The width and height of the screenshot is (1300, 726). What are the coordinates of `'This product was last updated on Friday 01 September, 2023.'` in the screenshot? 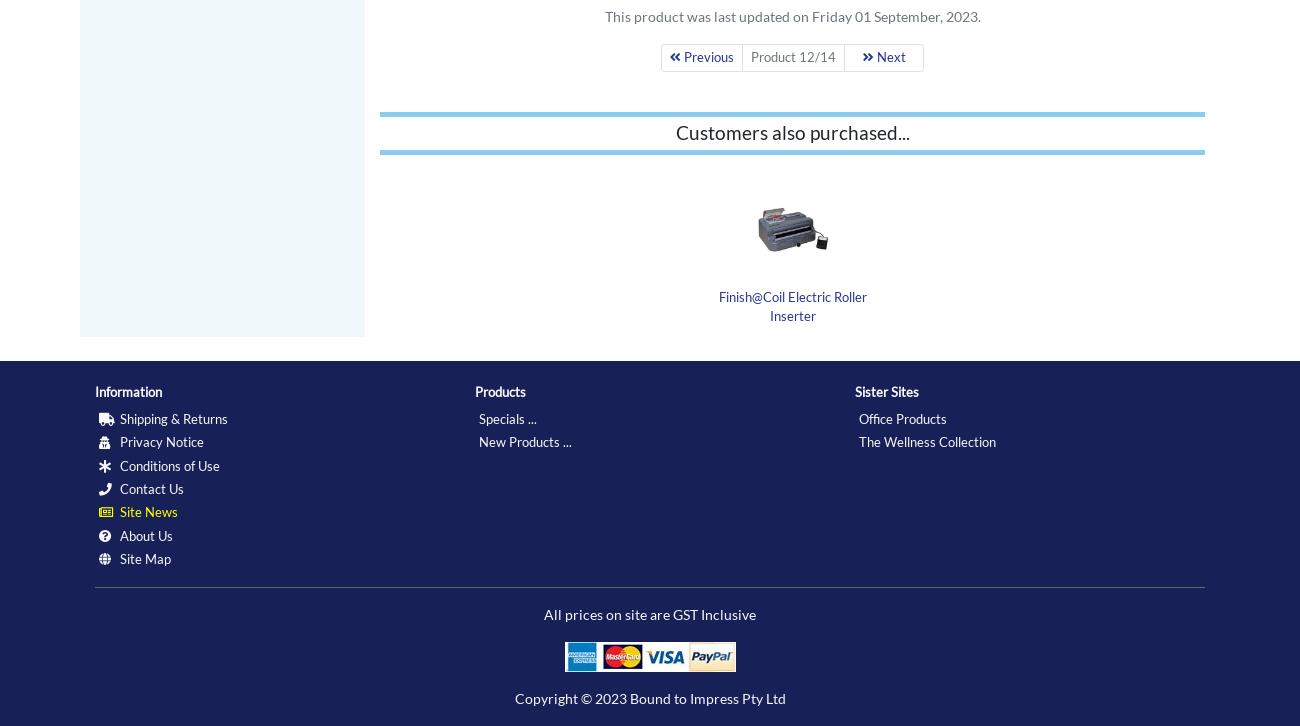 It's located at (790, 15).